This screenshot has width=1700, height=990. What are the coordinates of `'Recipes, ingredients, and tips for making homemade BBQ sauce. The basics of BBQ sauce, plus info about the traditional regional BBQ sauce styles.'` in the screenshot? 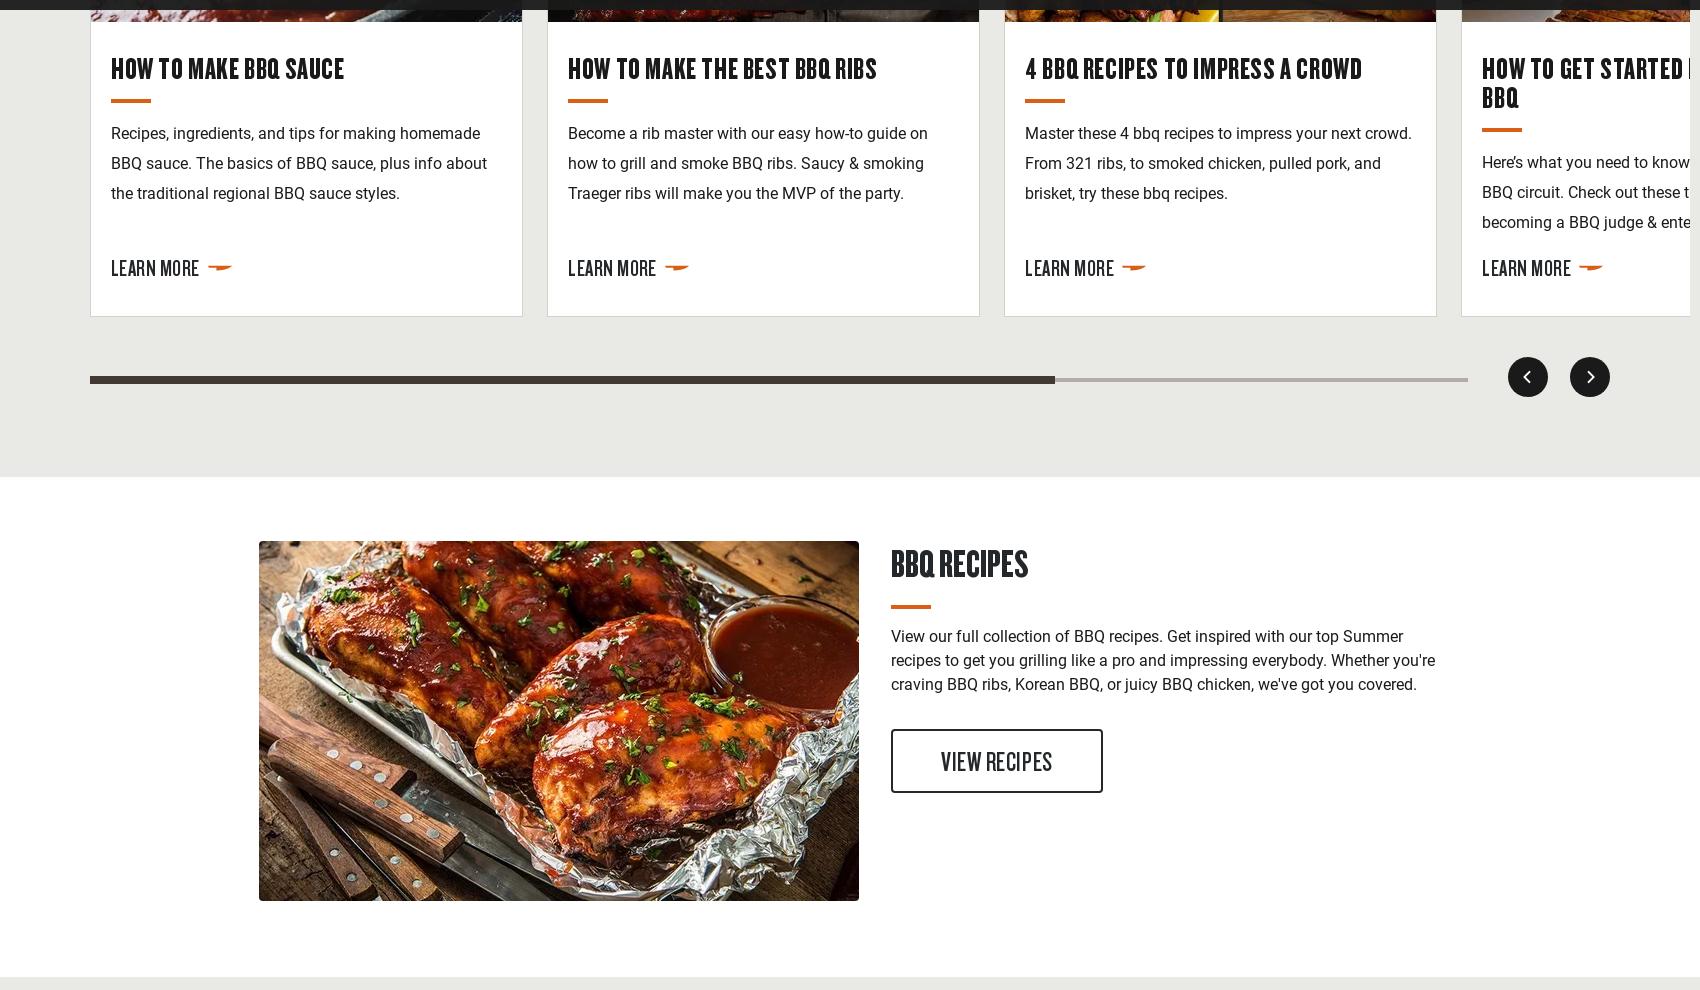 It's located at (110, 162).